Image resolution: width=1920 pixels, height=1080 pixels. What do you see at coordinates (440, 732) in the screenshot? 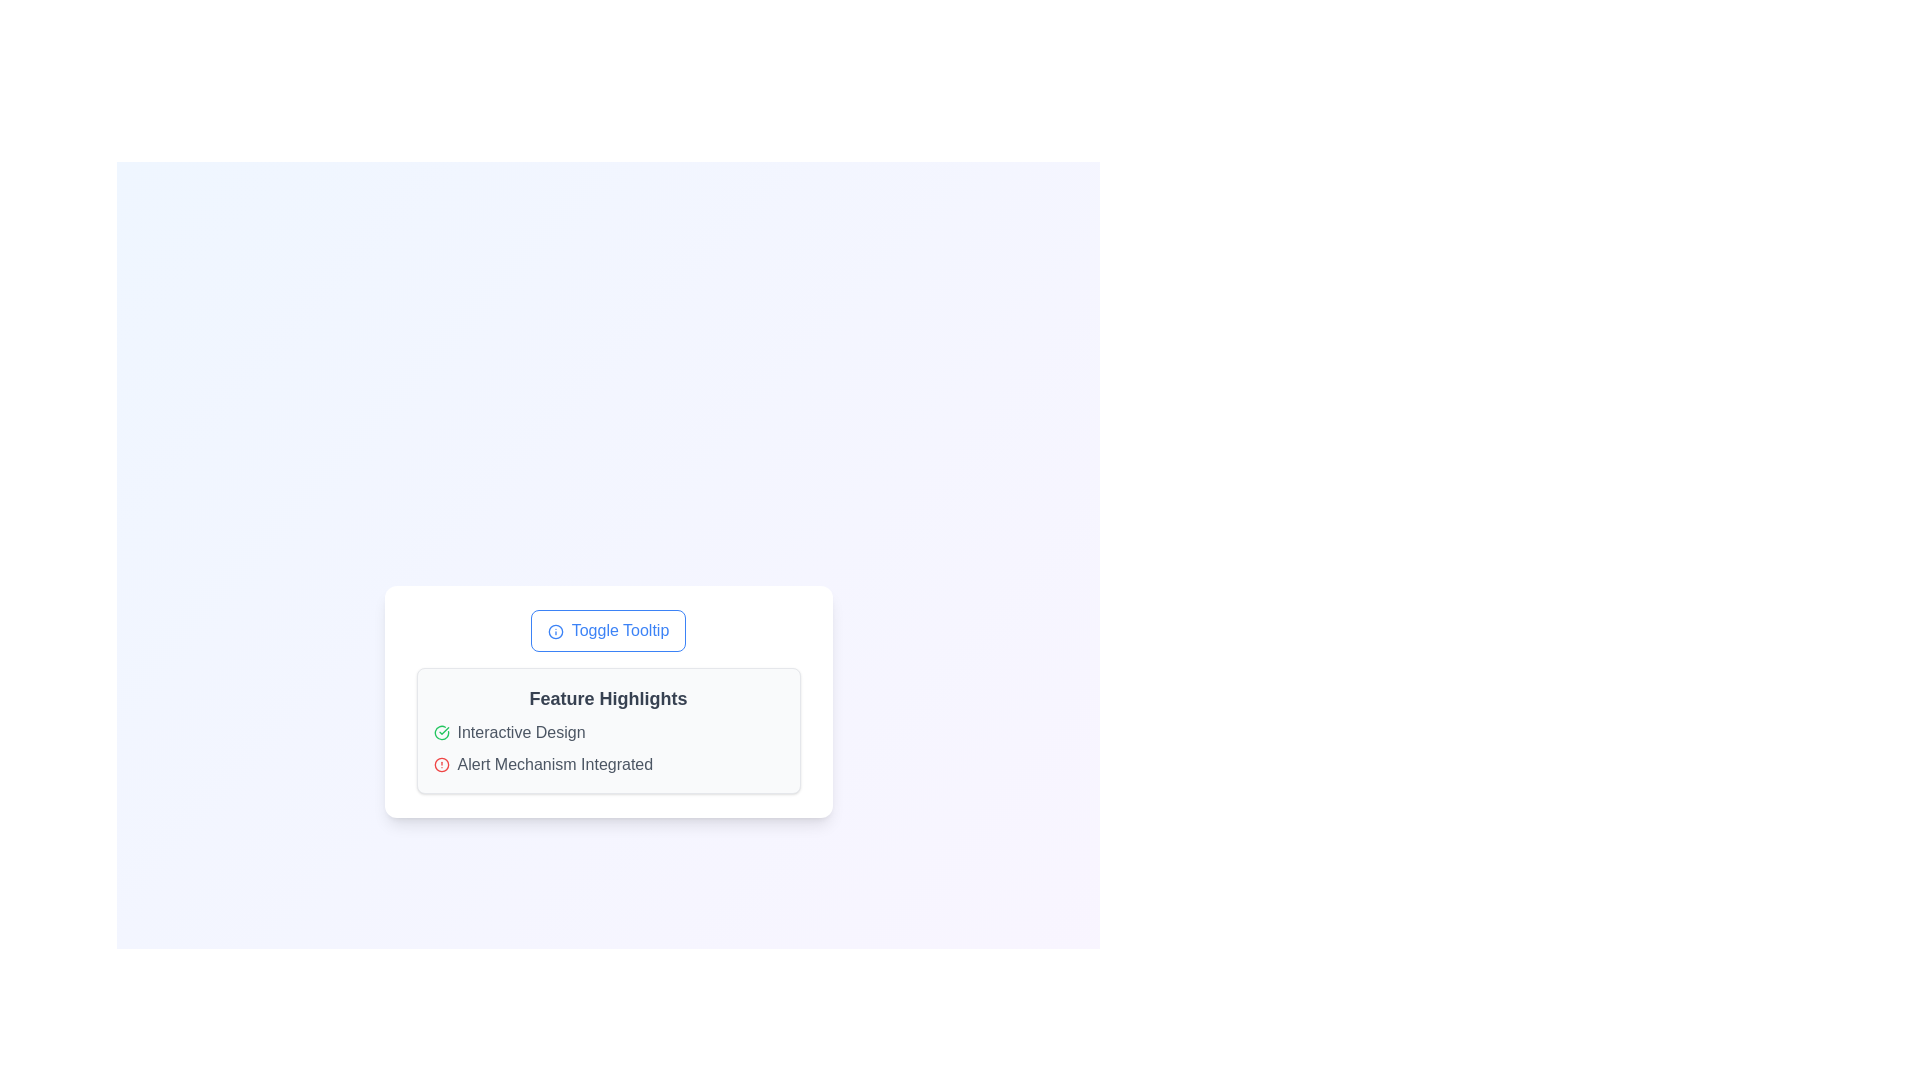
I see `the circular graphical icon or status indicator located beneath 'Feature Highlights' and to the left of 'Interactive Design'` at bounding box center [440, 732].